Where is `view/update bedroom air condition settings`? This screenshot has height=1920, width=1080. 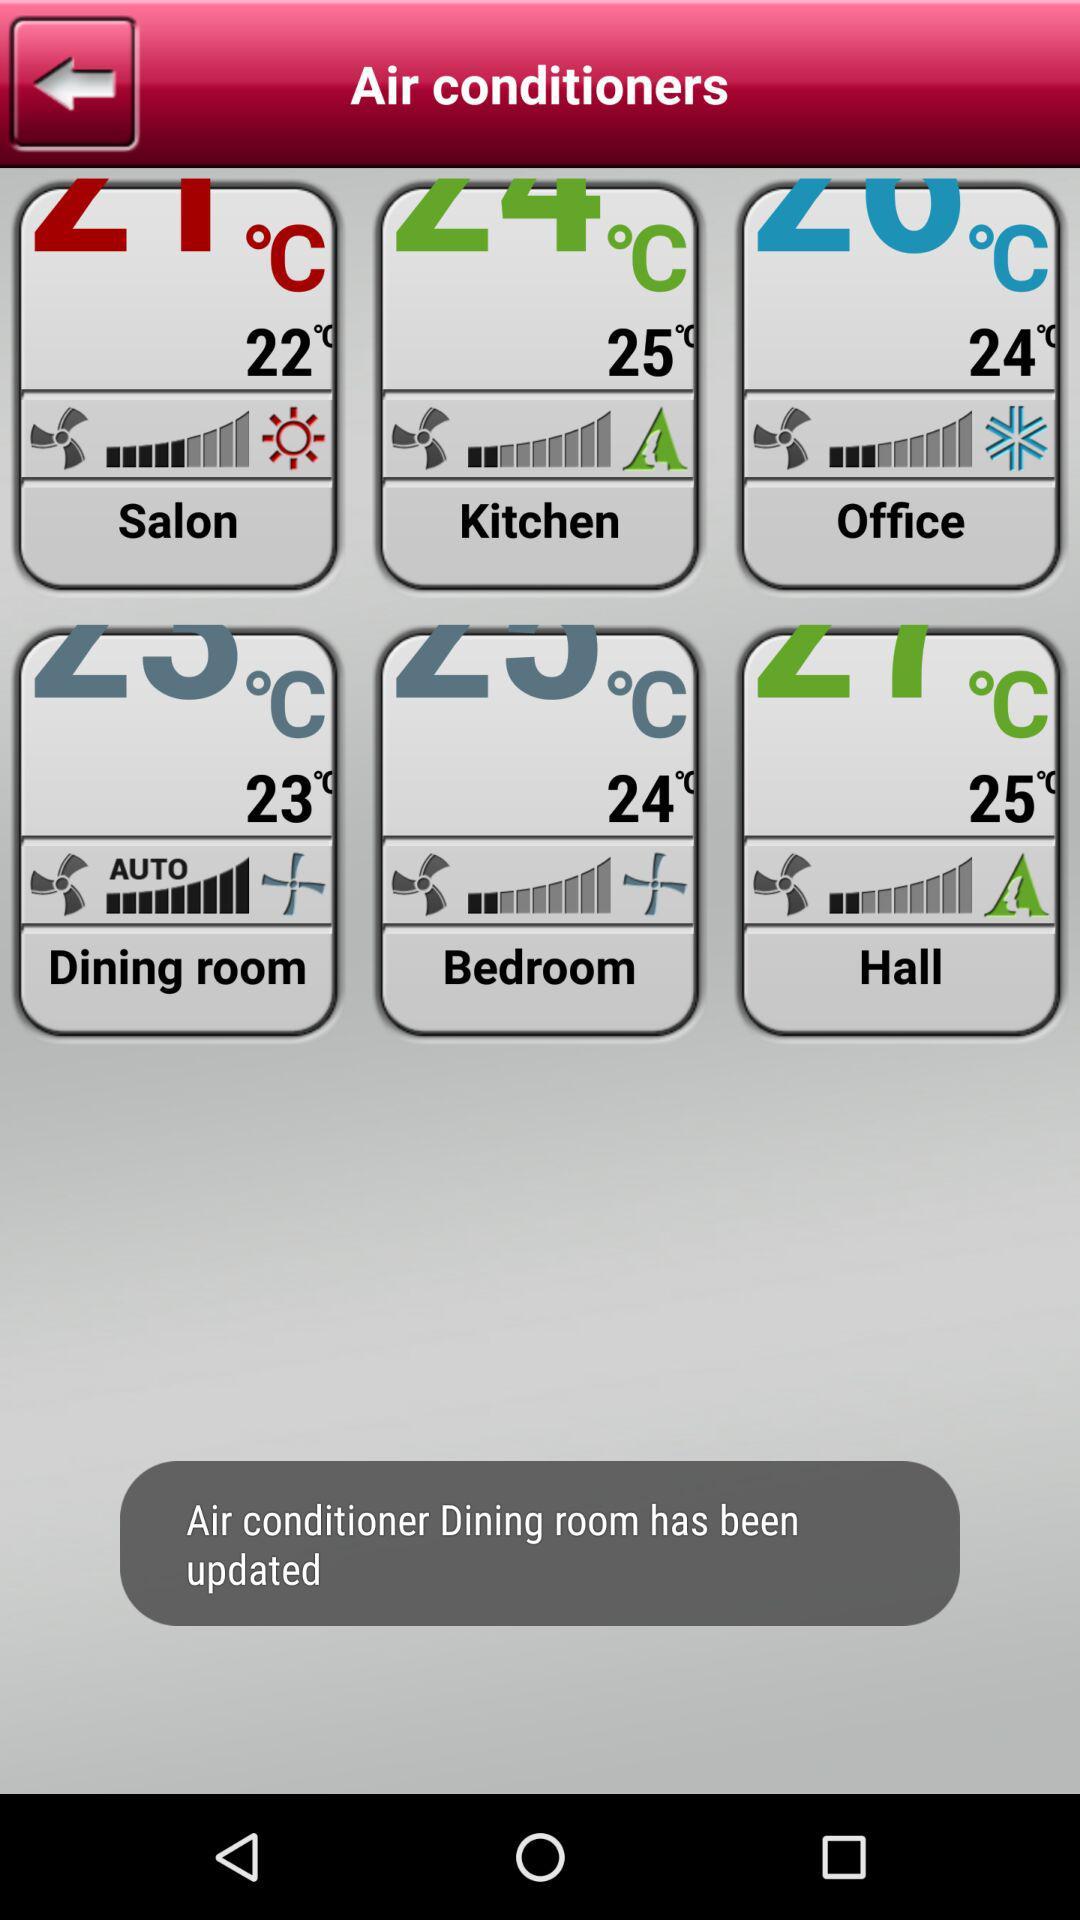 view/update bedroom air condition settings is located at coordinates (538, 834).